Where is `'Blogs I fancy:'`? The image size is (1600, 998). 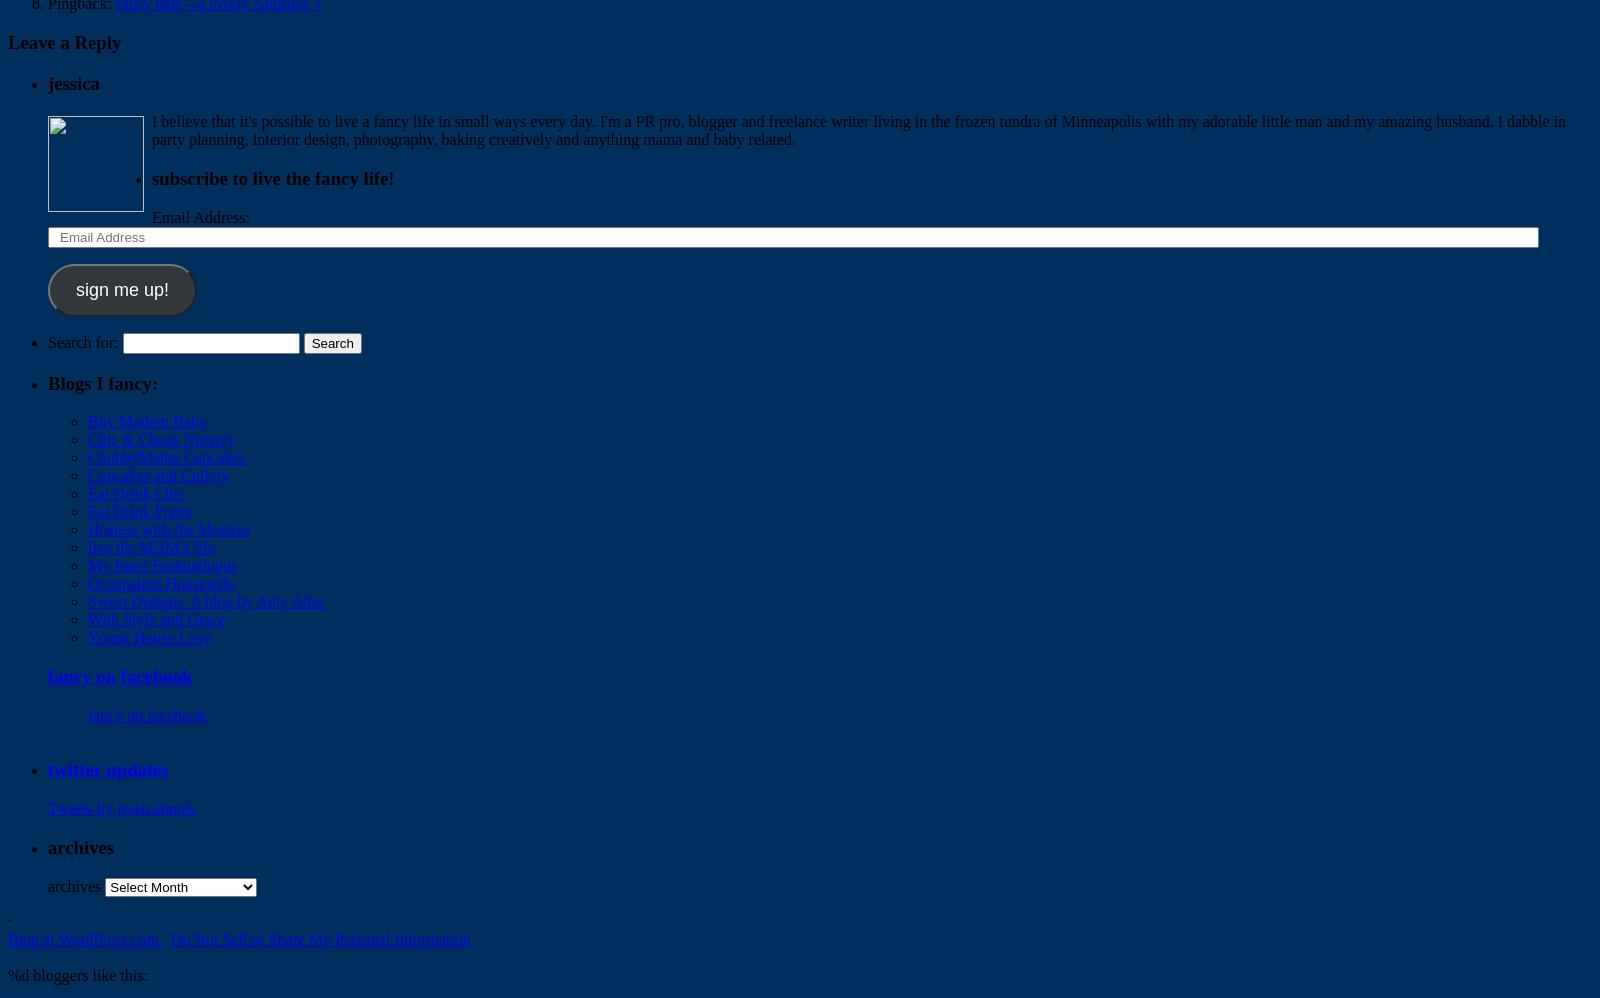
'Blogs I fancy:' is located at coordinates (102, 381).